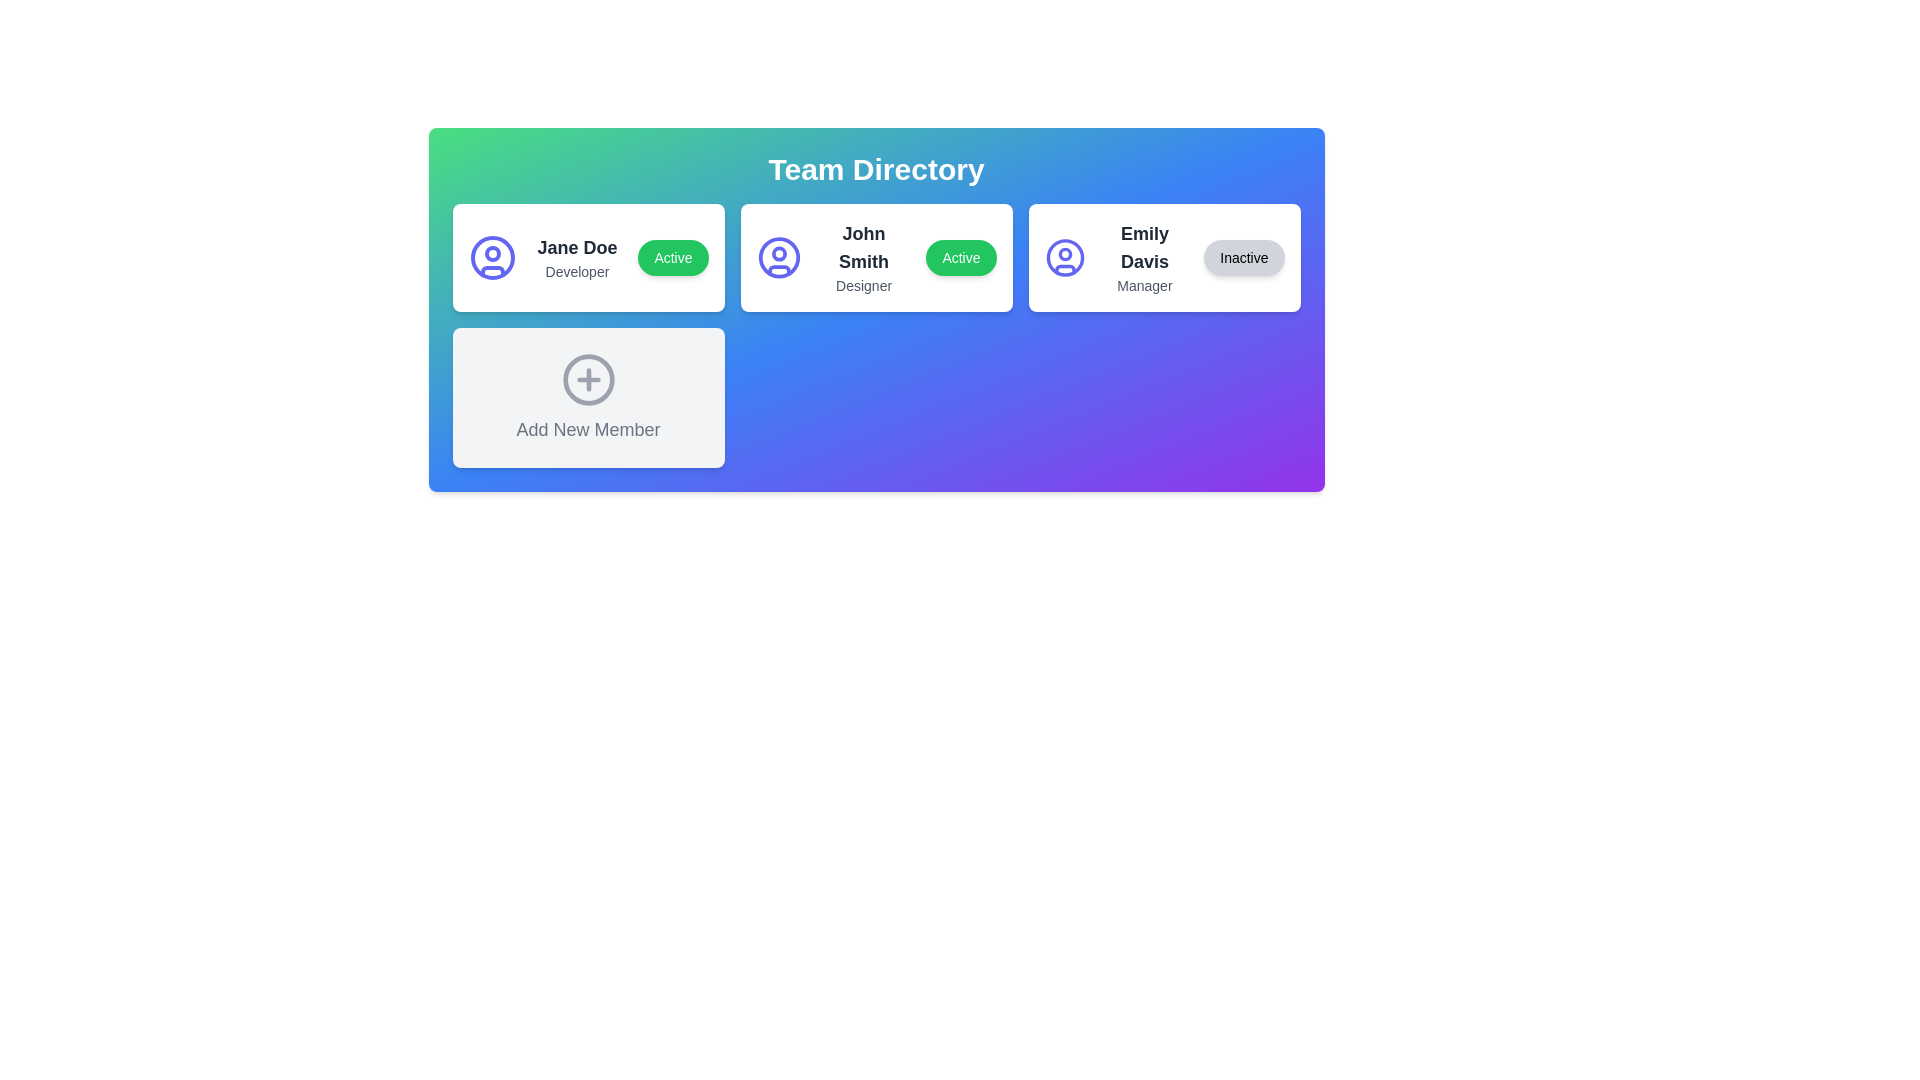 This screenshot has width=1920, height=1080. I want to click on the 'Designer' text label element located beneath 'John Smith' in the central user profile card, so click(864, 285).